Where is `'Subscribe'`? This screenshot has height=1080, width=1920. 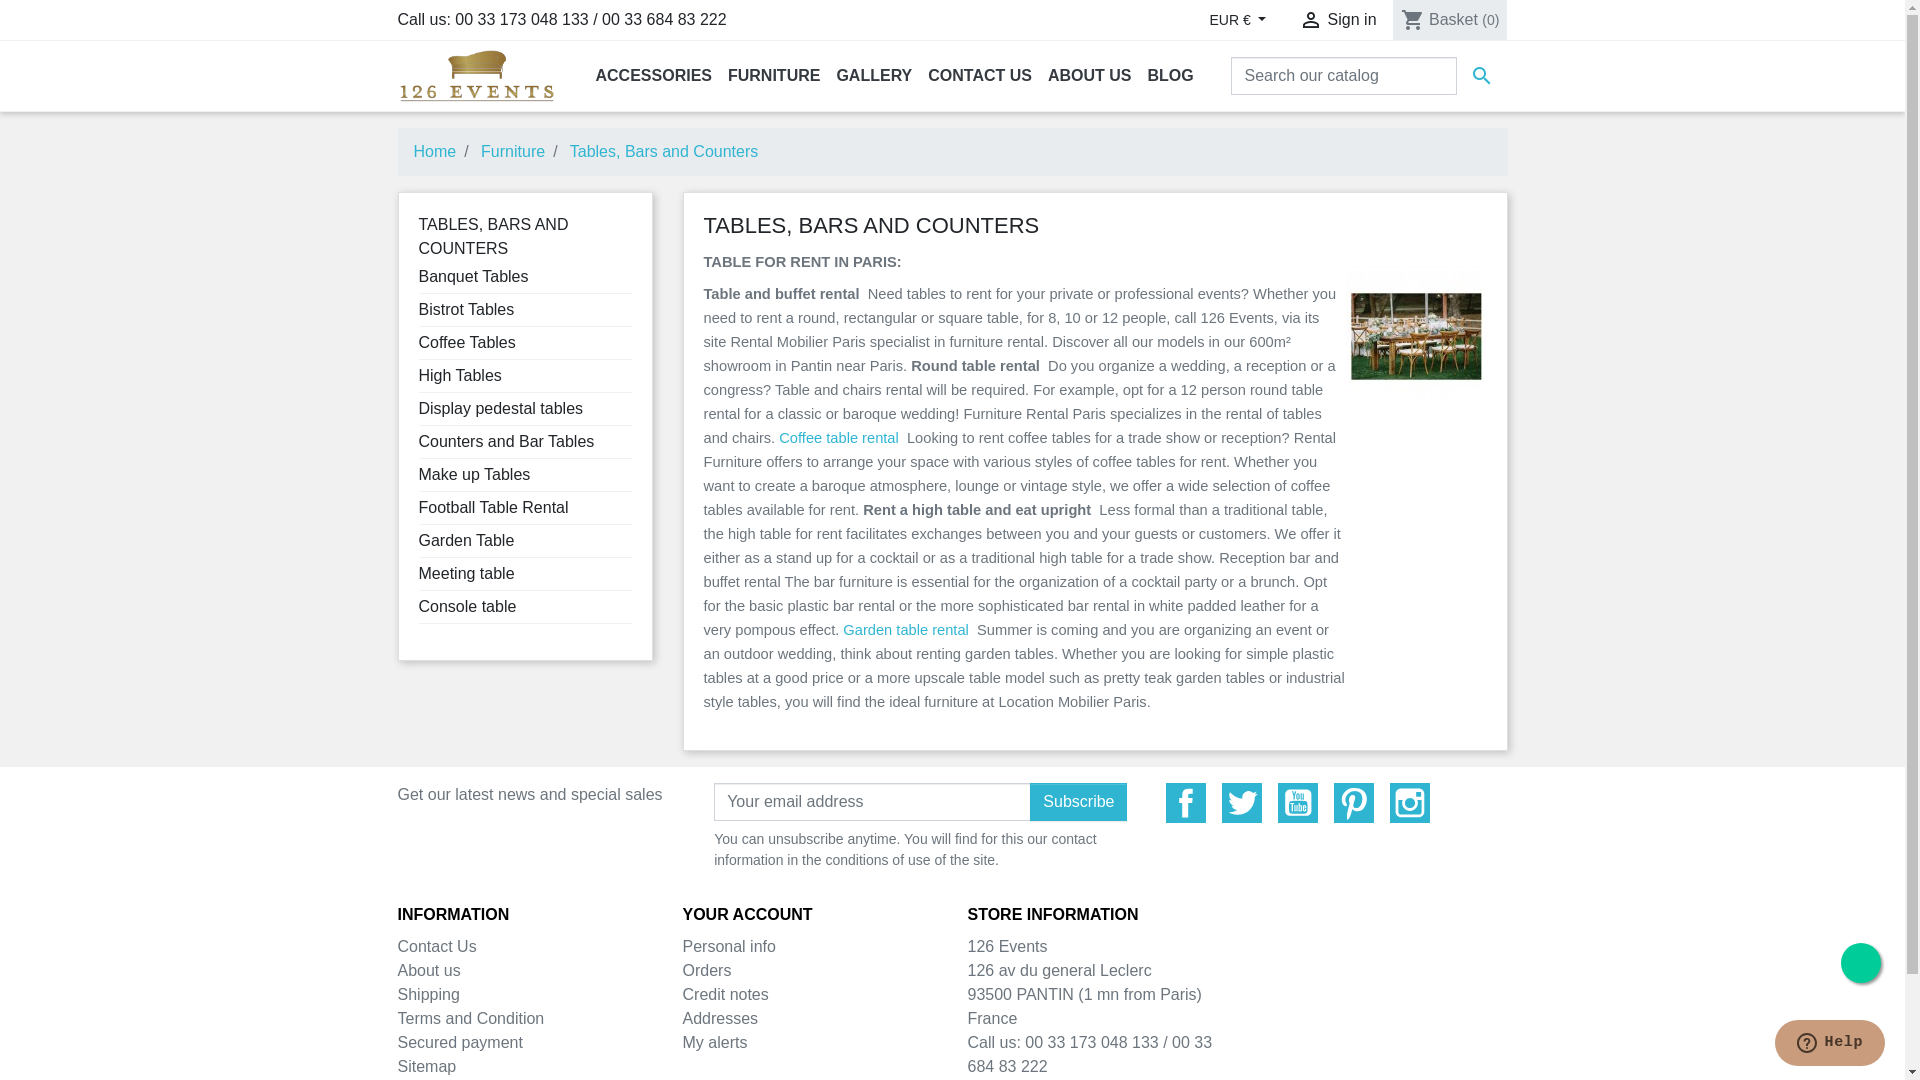
'Subscribe' is located at coordinates (1077, 801).